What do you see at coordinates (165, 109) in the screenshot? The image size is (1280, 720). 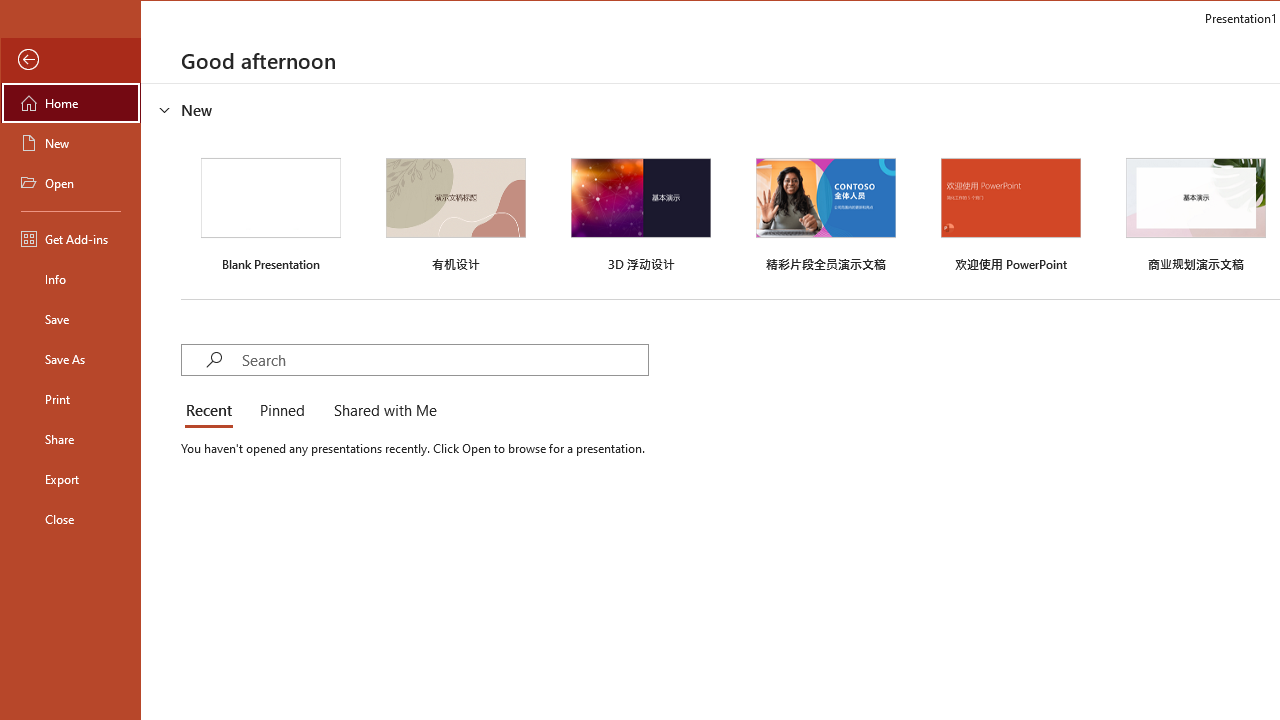 I see `'Hide or show region'` at bounding box center [165, 109].